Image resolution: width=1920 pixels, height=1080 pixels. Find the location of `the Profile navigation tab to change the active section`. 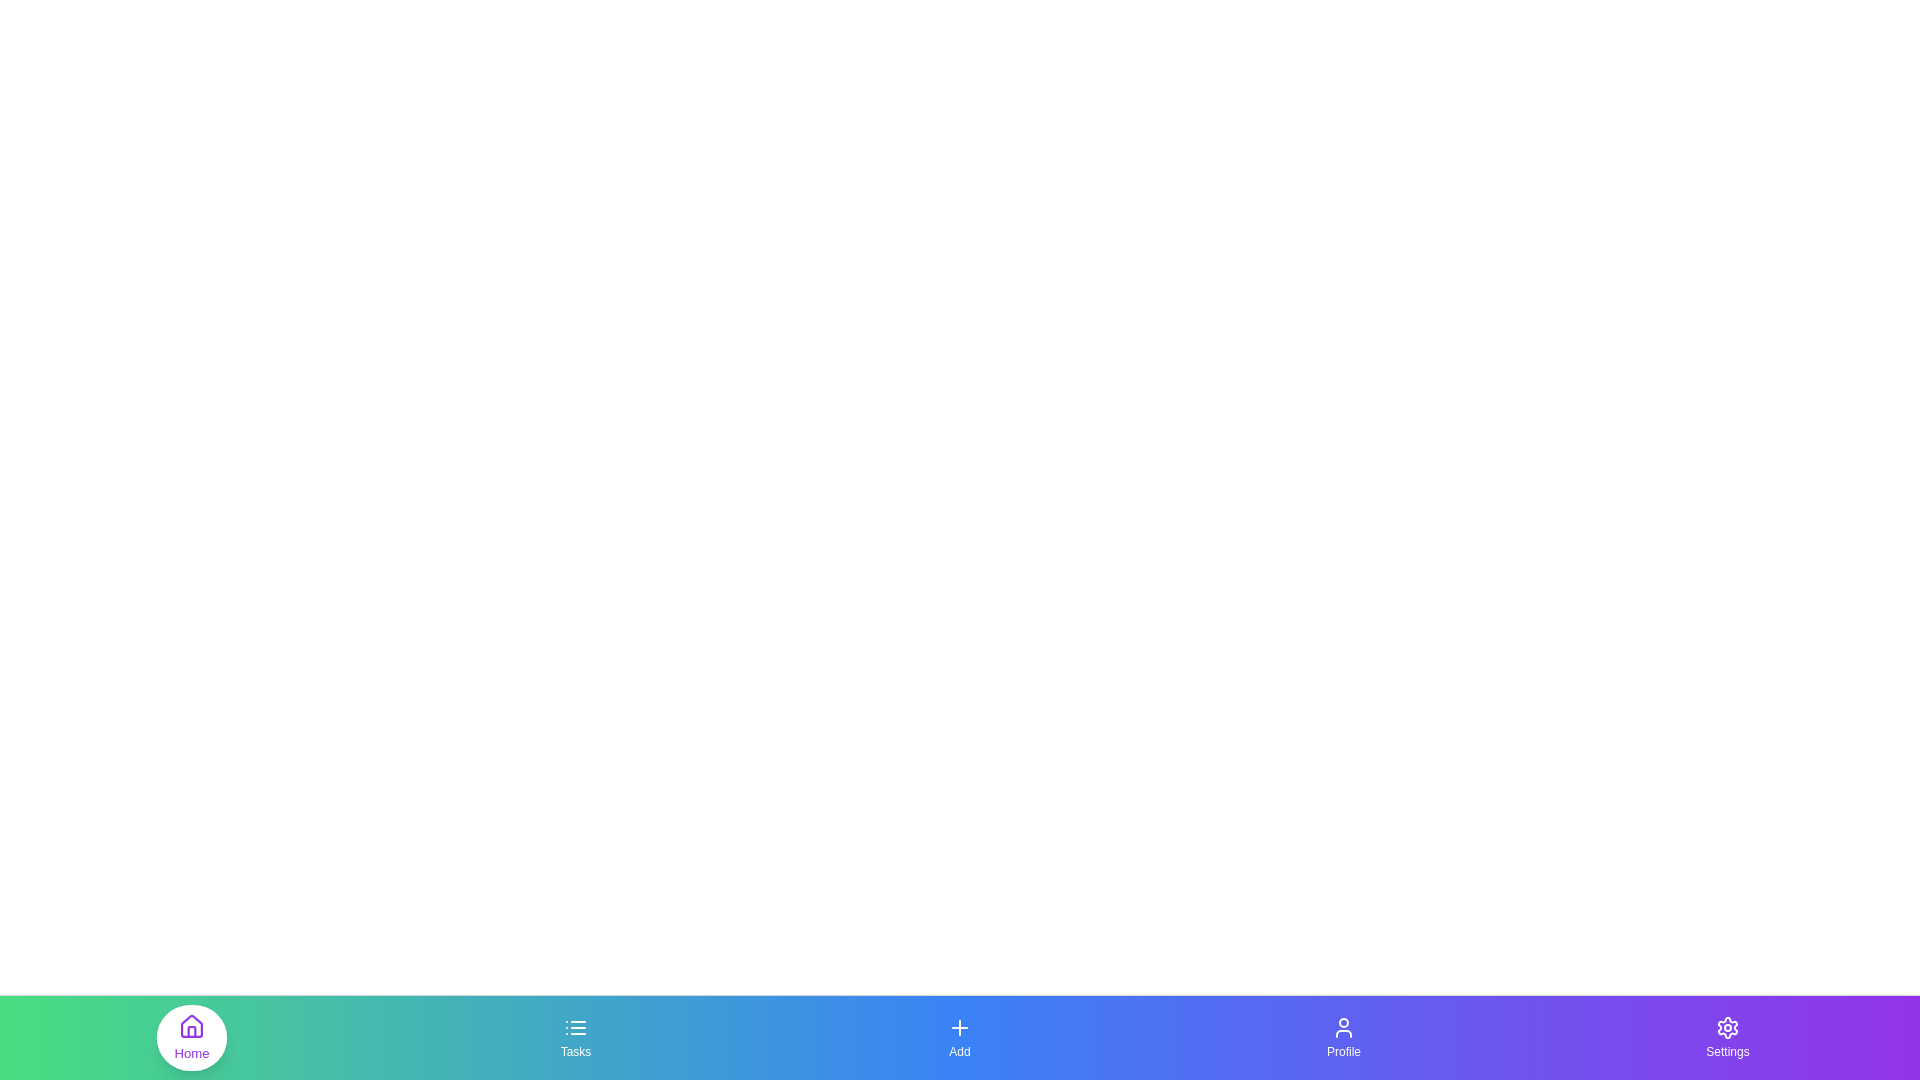

the Profile navigation tab to change the active section is located at coordinates (1344, 1036).